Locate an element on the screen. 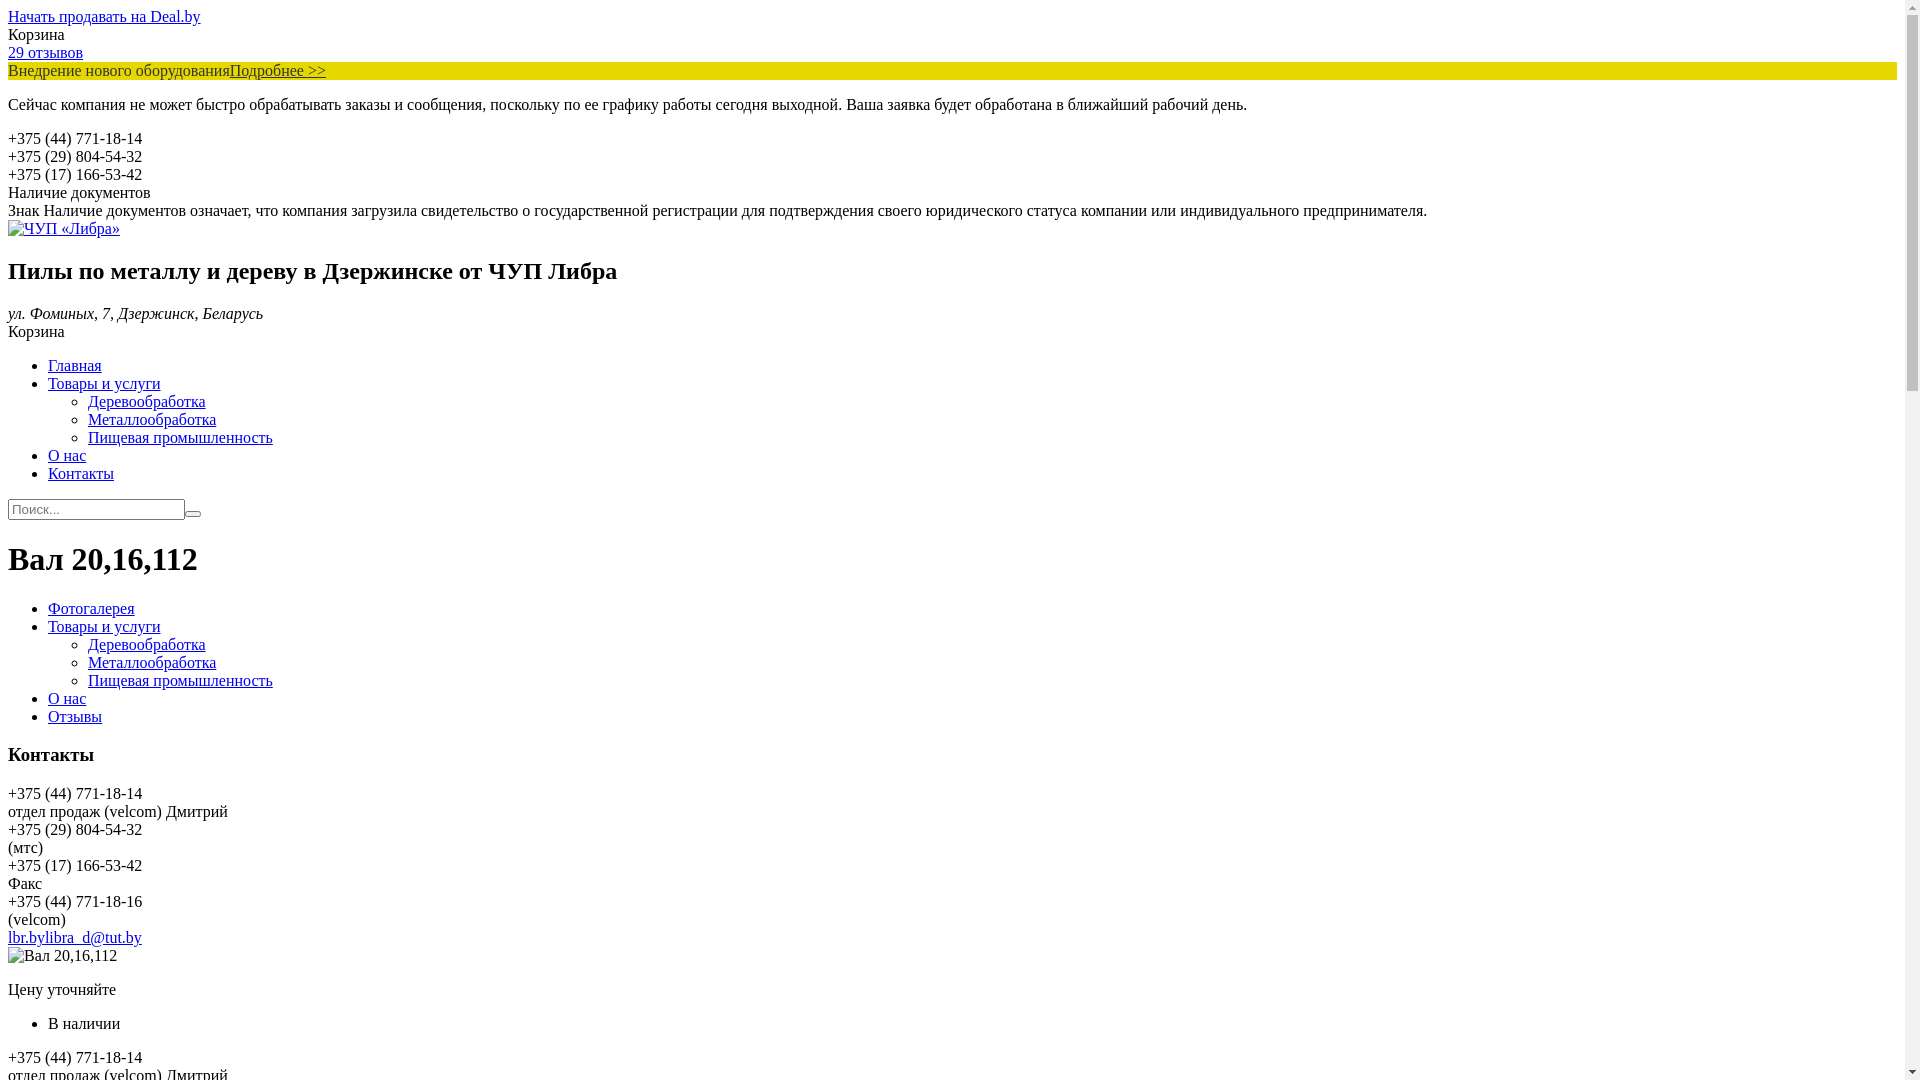 The image size is (1920, 1080). 'libra_d@tut.by' is located at coordinates (44, 937).